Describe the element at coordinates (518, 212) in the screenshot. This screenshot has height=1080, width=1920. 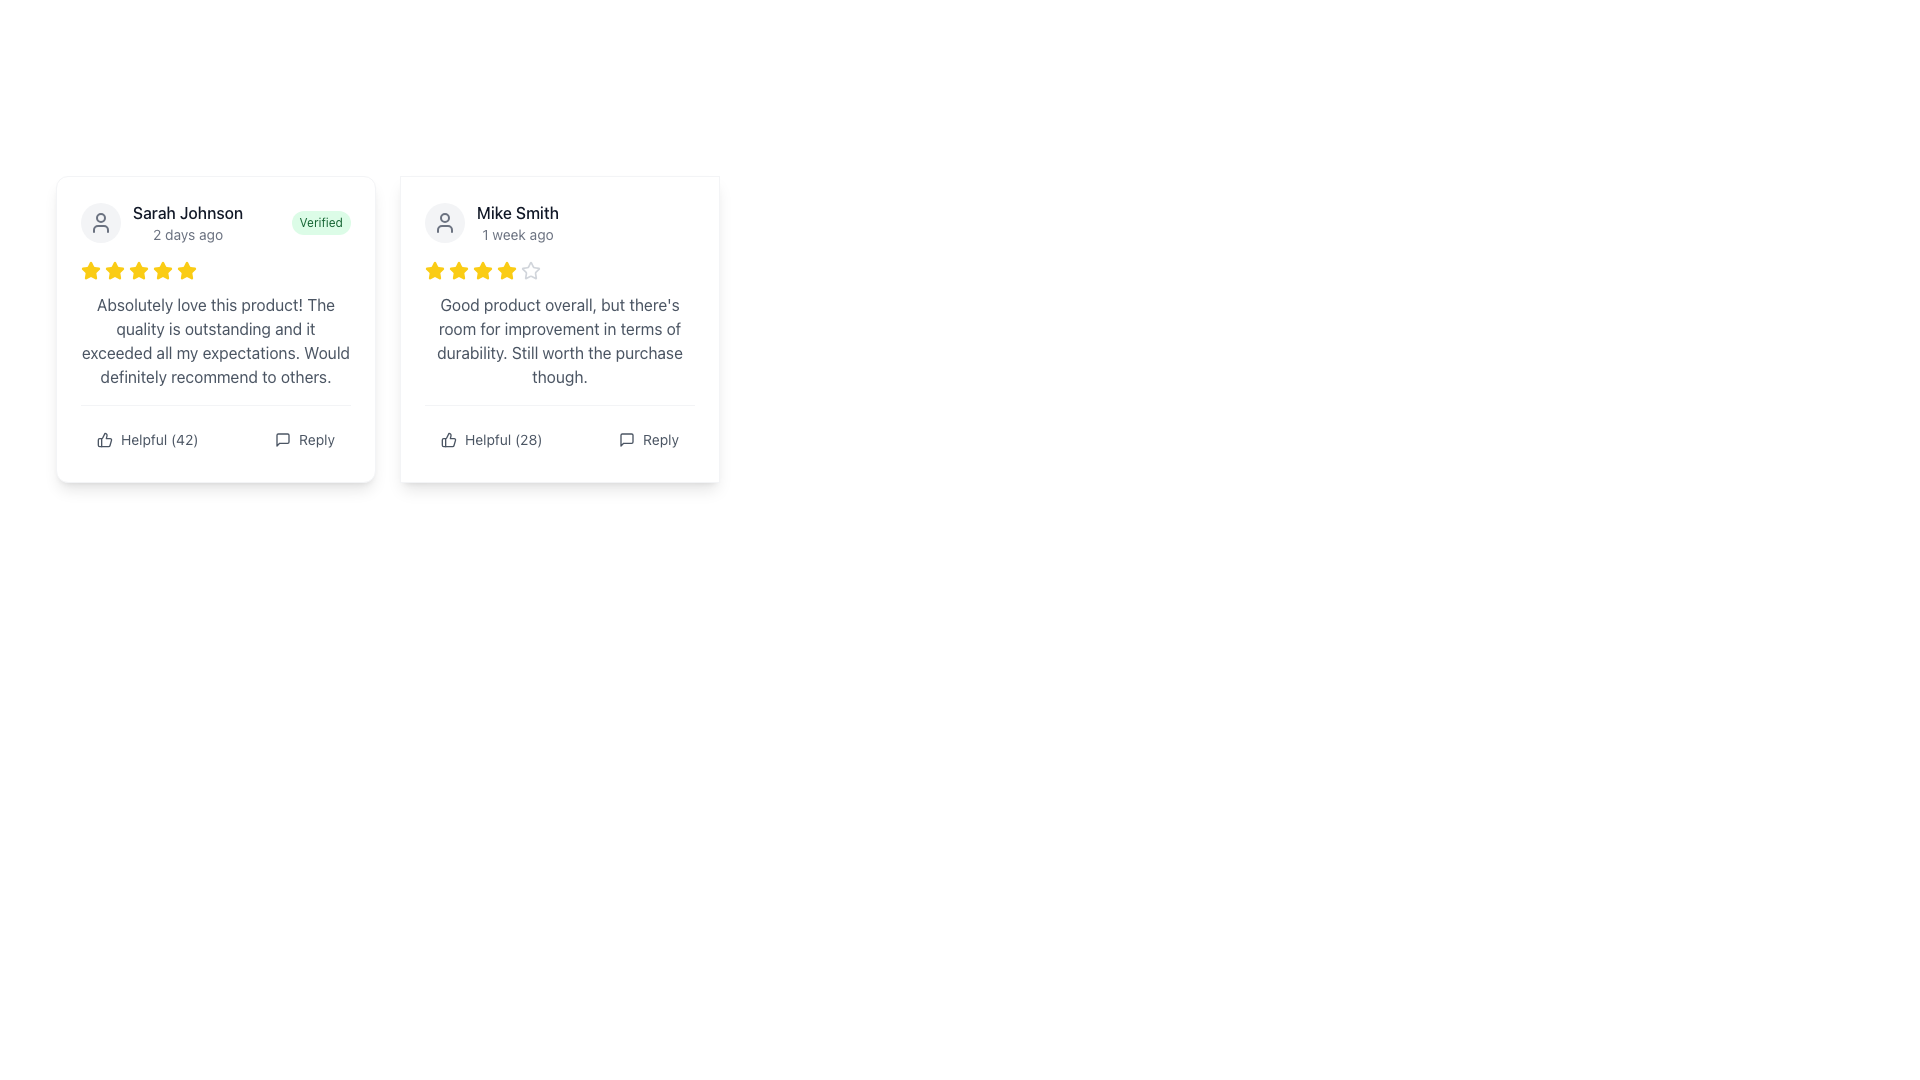
I see `text displayed for the reviewer's name located in the top-right card among user review cards, positioned to the right of the user icon and above the timestamp '1 week ago'` at that location.